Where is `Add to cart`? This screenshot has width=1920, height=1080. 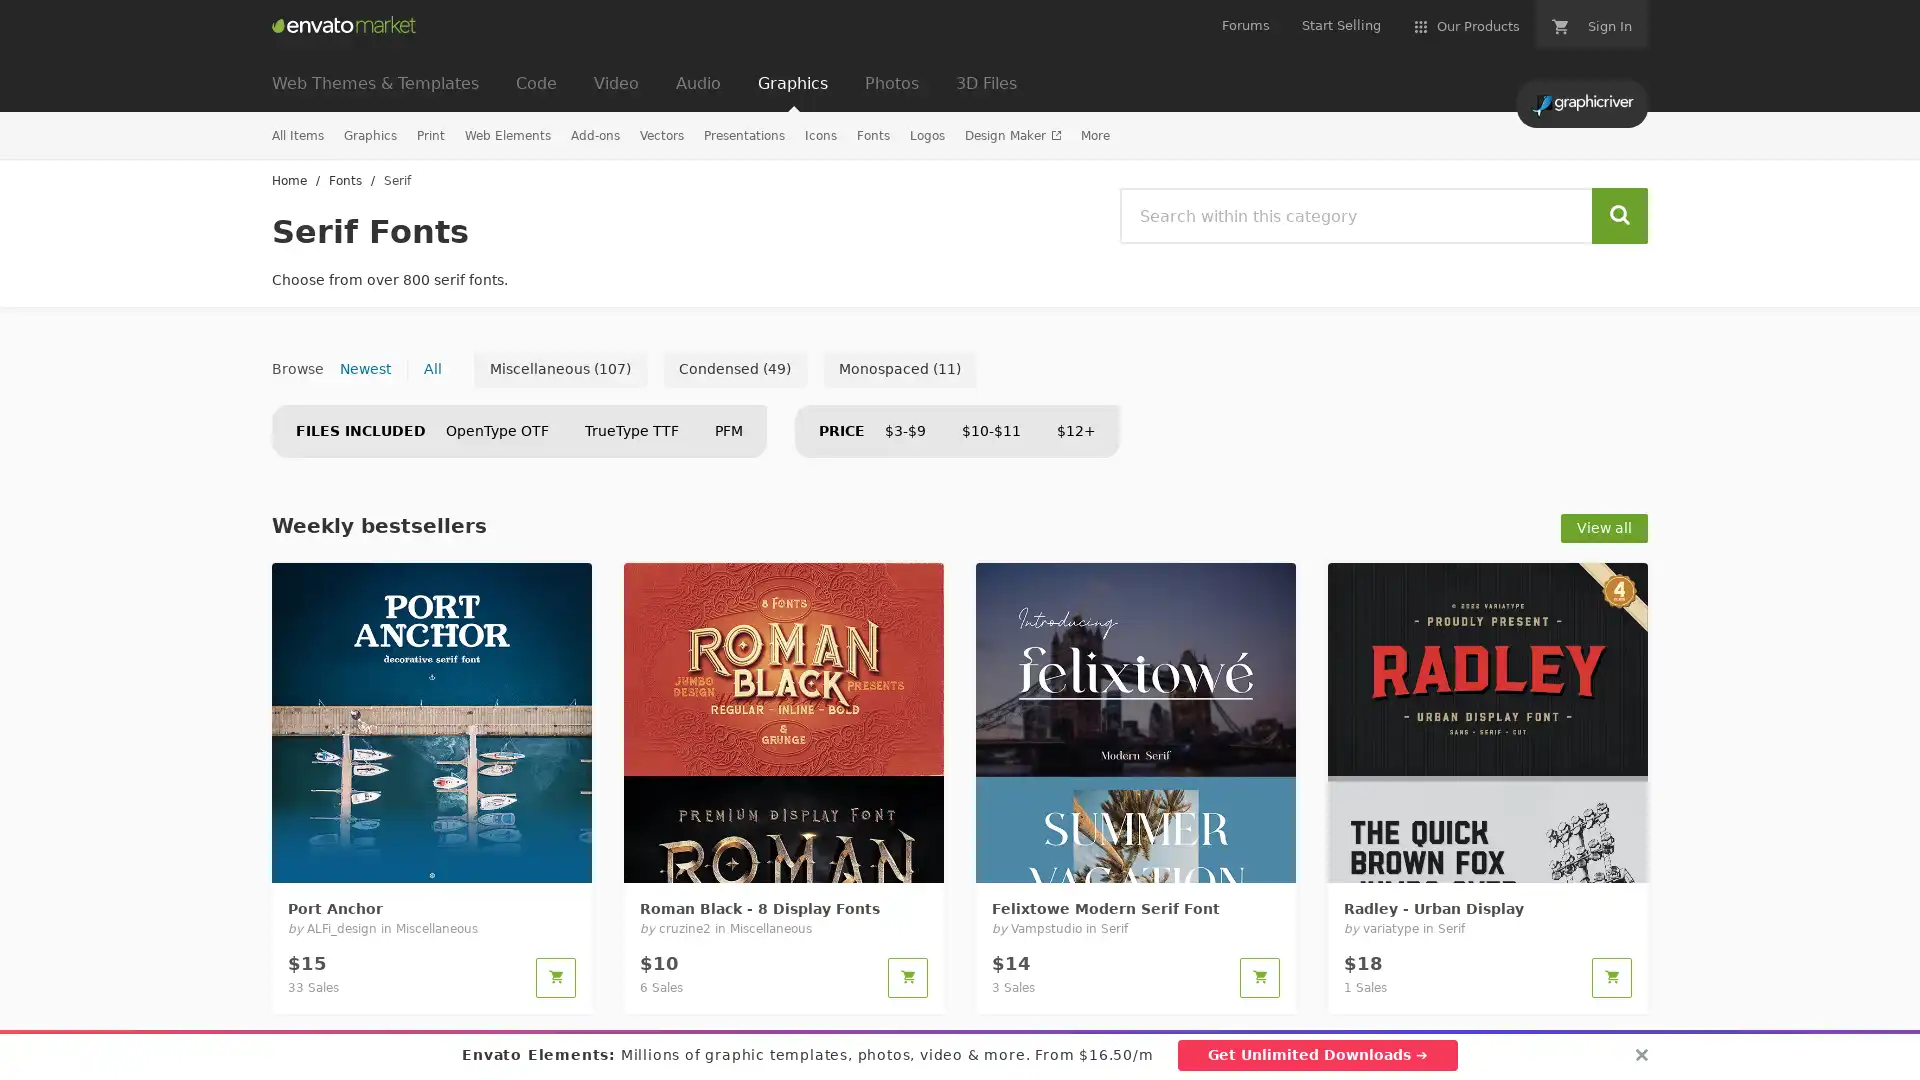
Add to cart is located at coordinates (1612, 977).